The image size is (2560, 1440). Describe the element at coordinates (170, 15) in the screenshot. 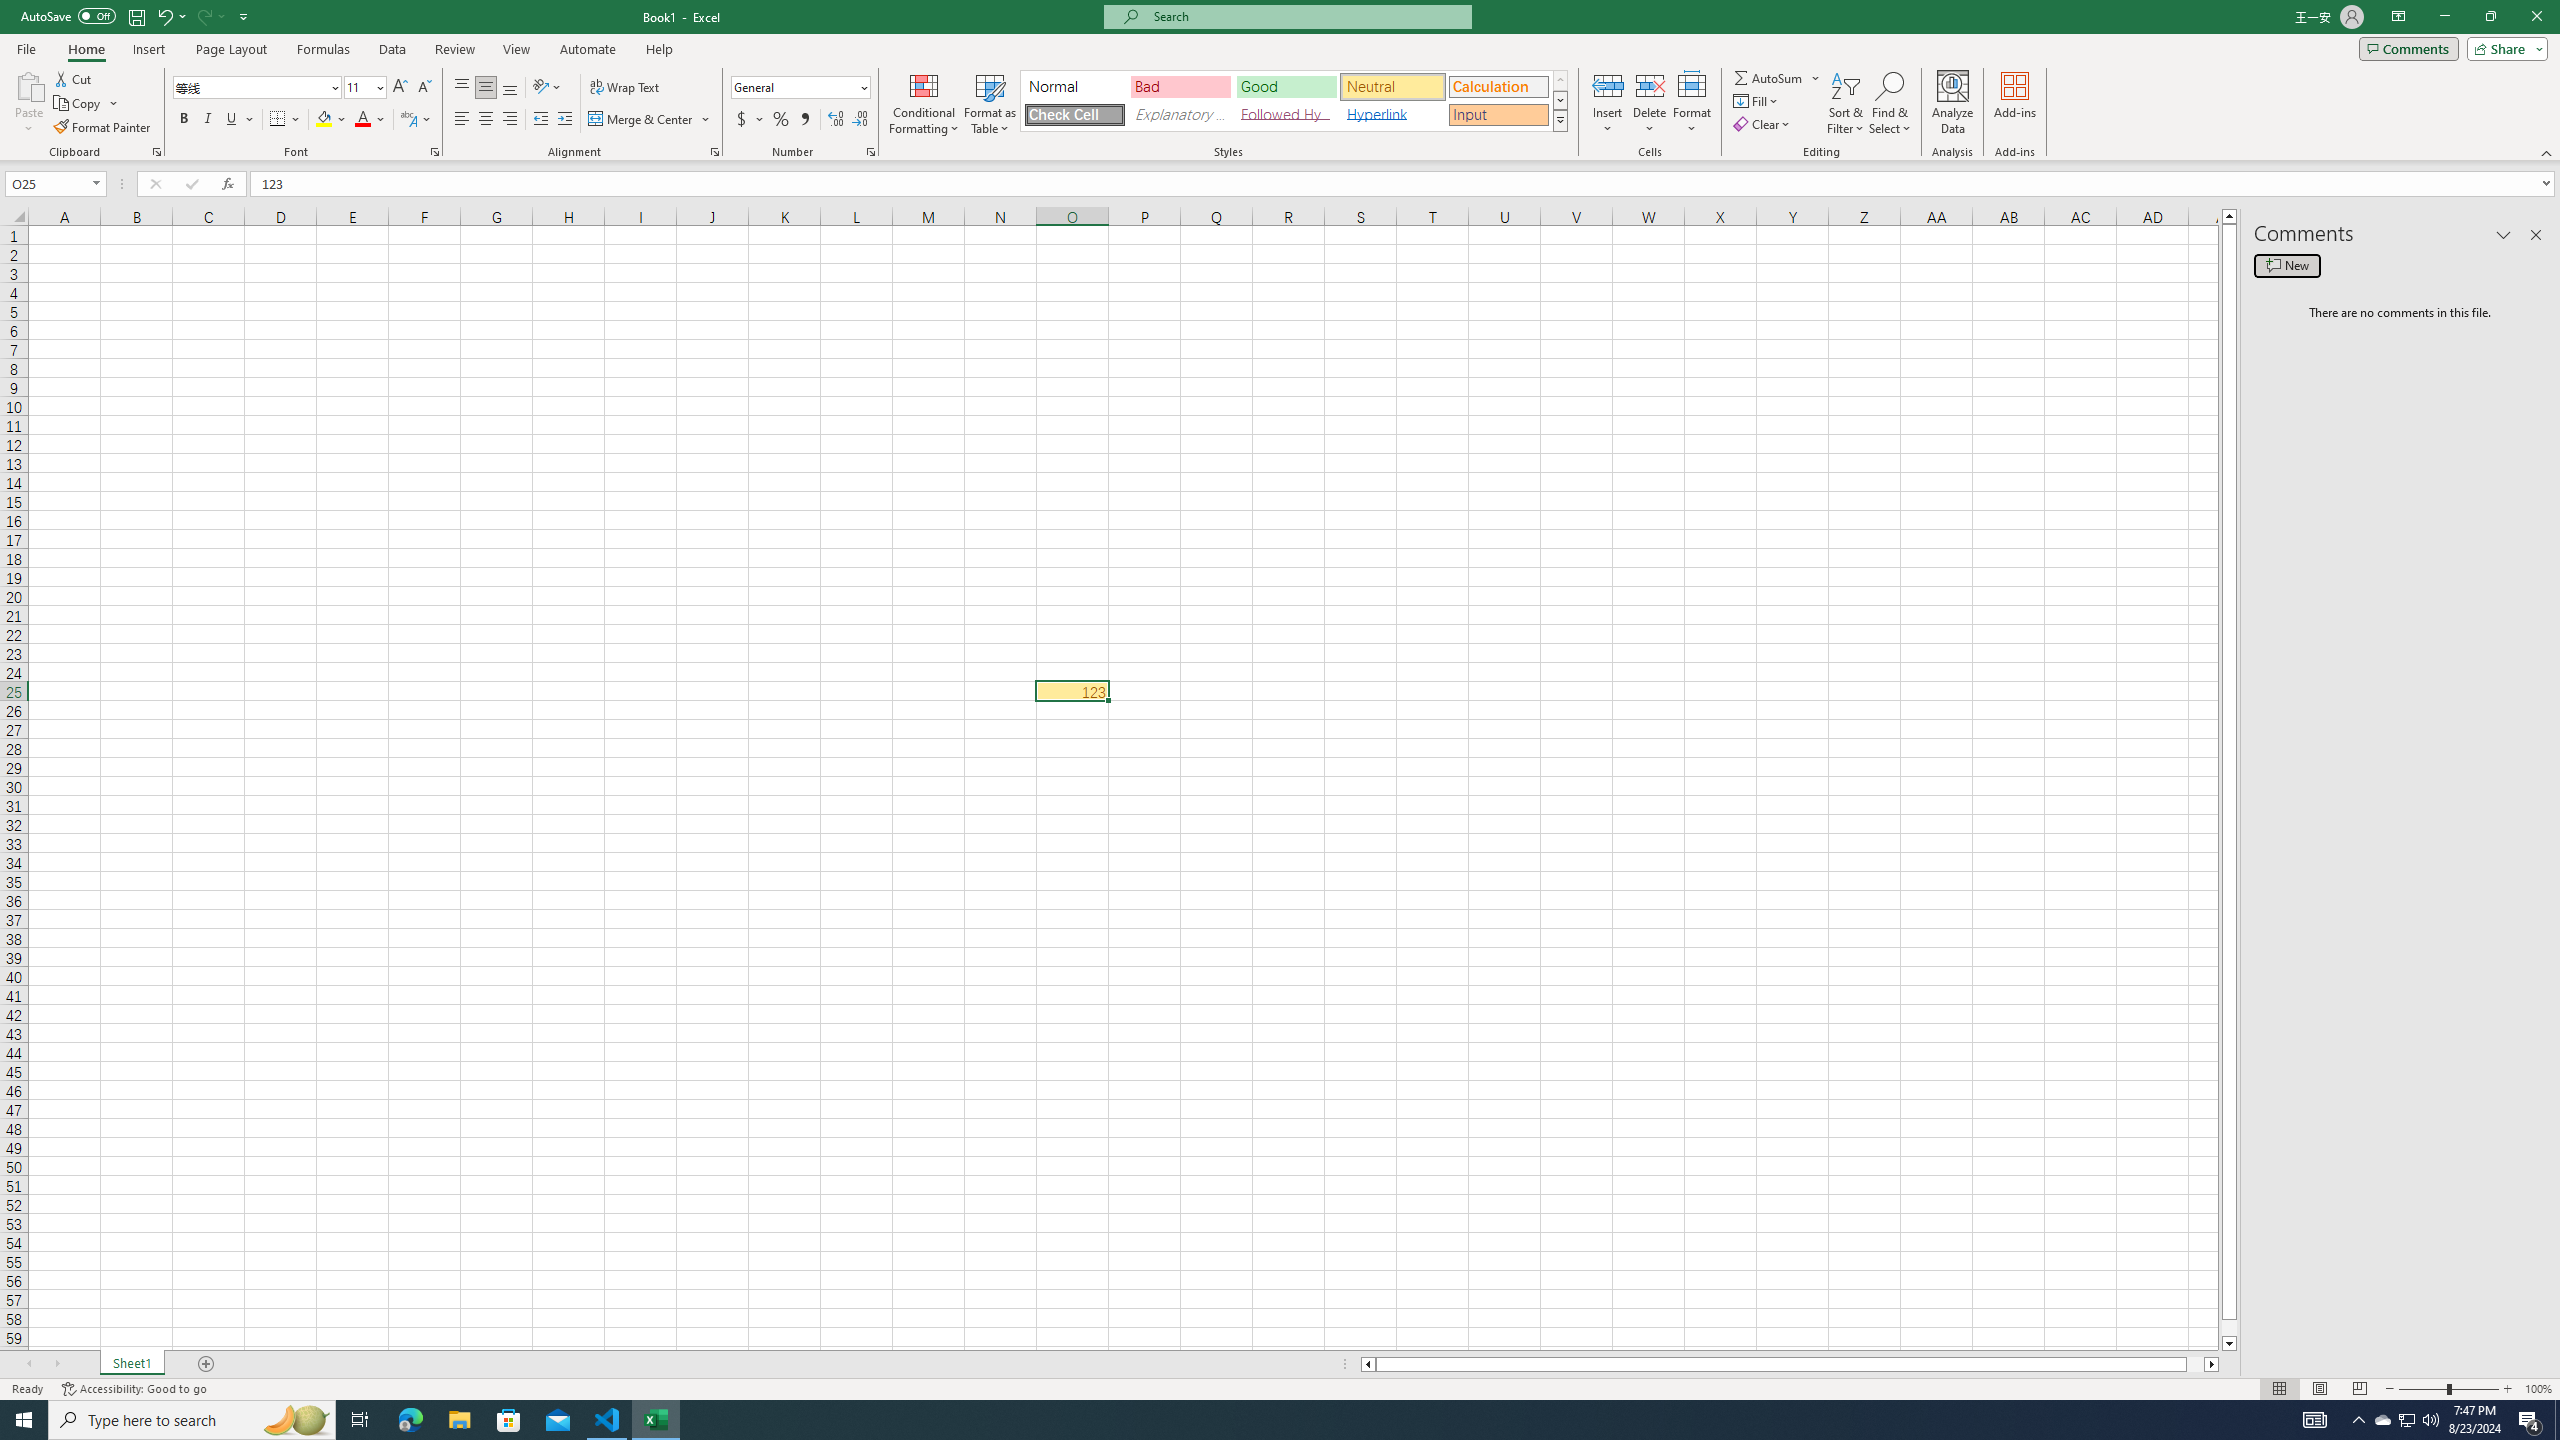

I see `'Undo'` at that location.